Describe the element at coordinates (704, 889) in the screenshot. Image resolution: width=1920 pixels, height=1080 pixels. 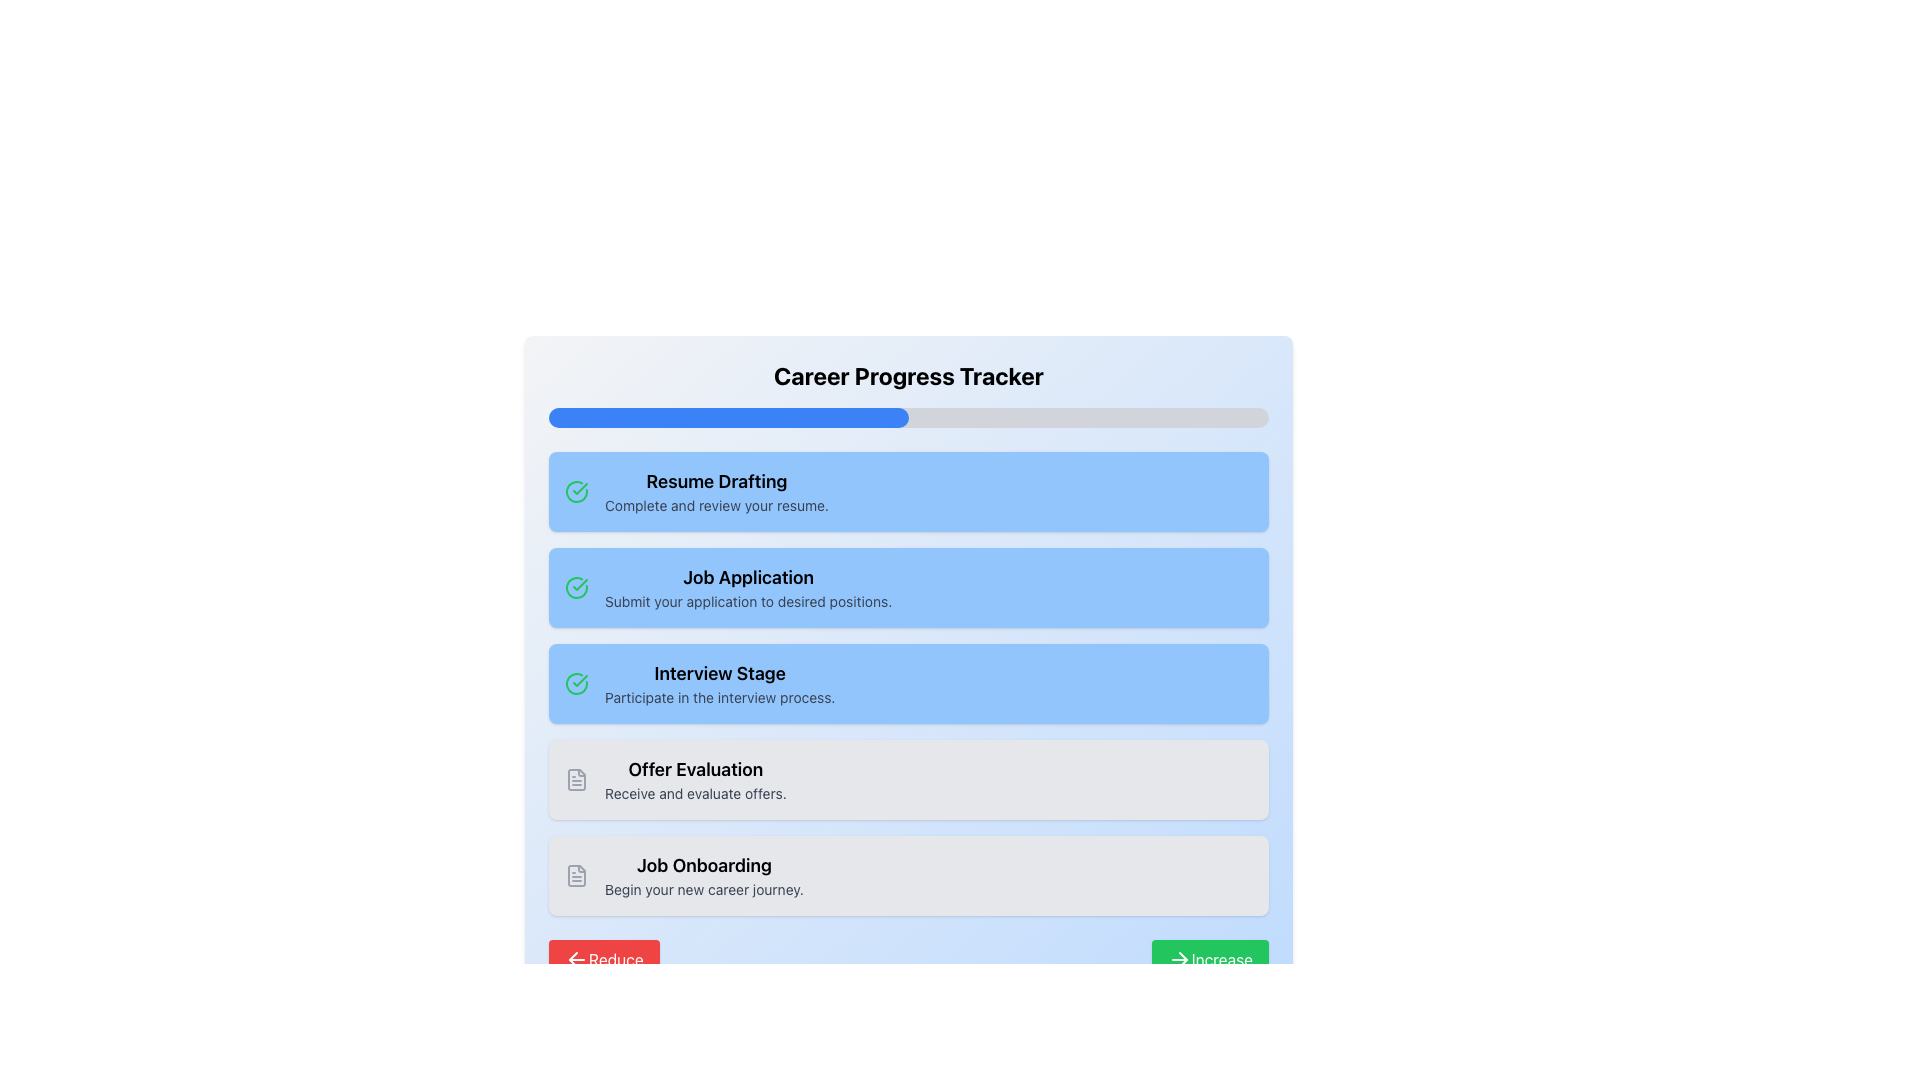
I see `descriptive text content located below the 'Job Onboarding' title in the progress tracker interface` at that location.